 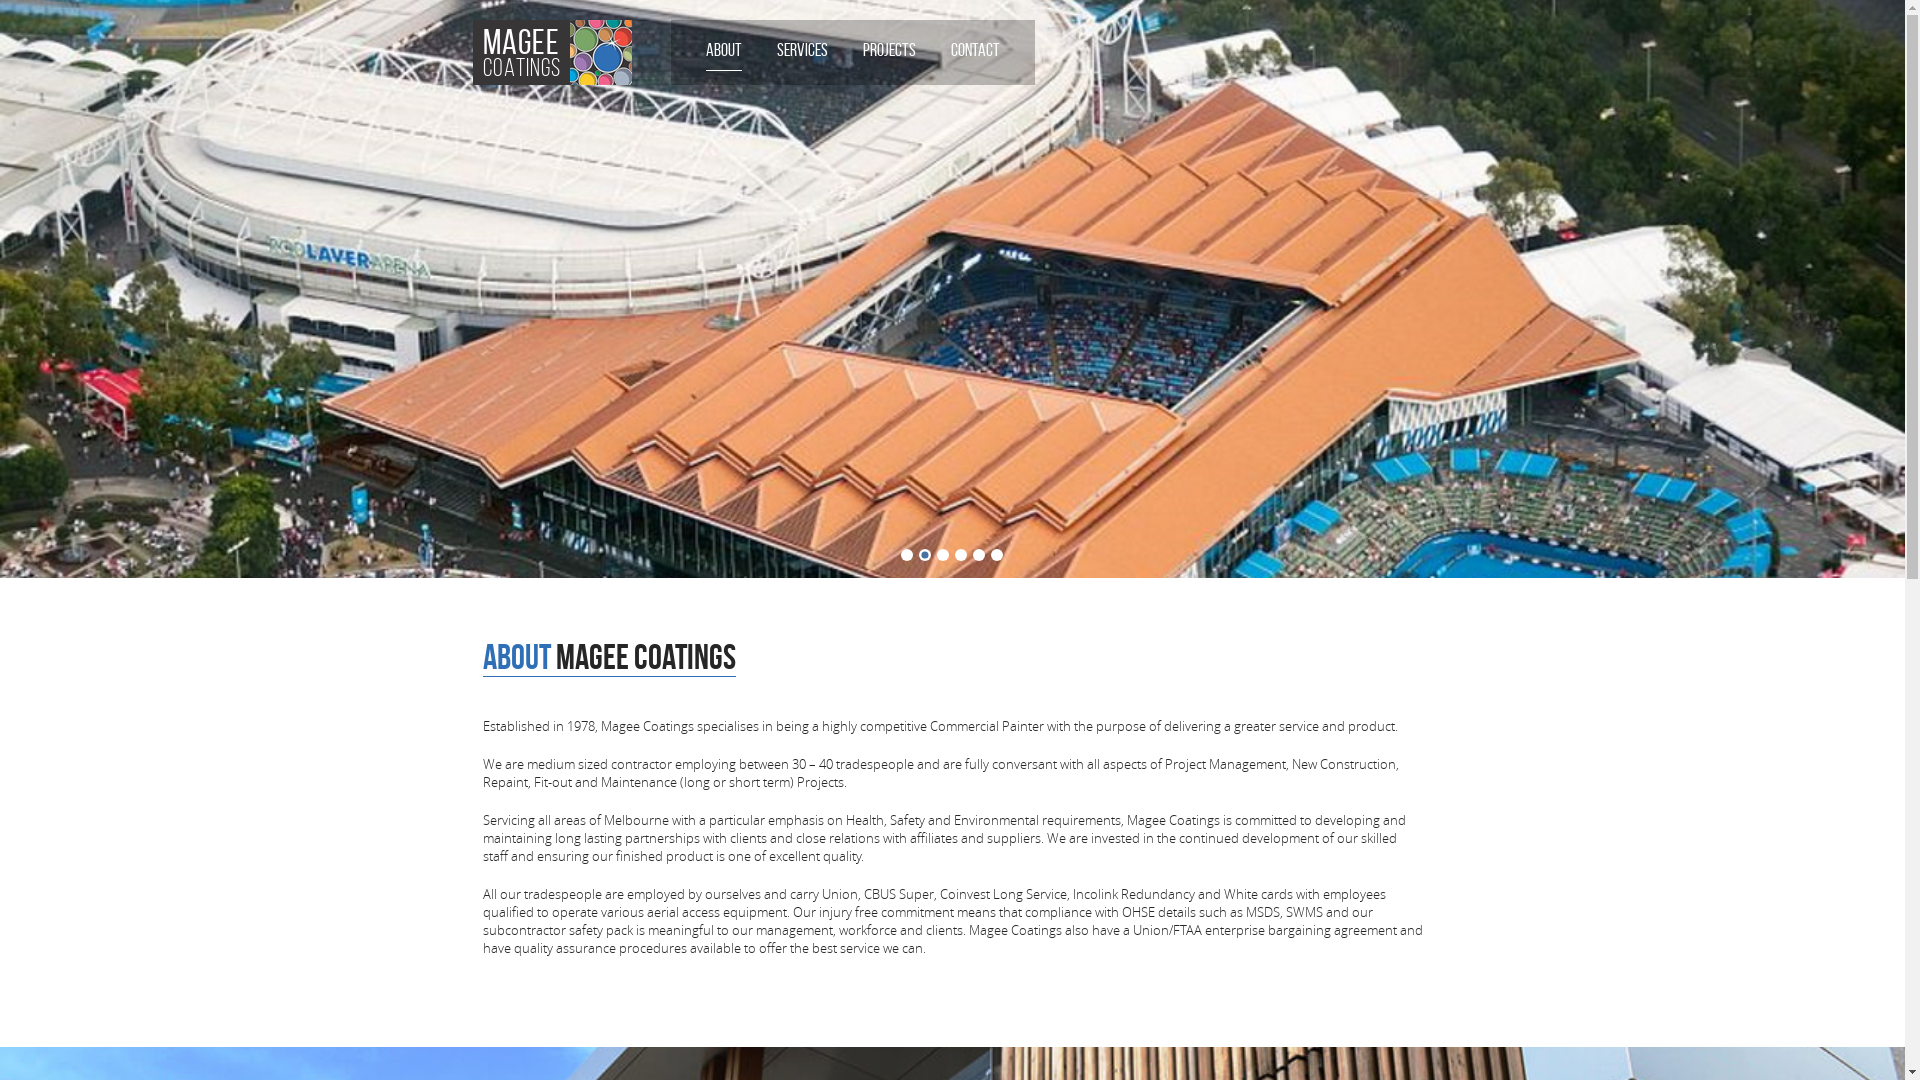 What do you see at coordinates (974, 49) in the screenshot?
I see `'CONTACT'` at bounding box center [974, 49].